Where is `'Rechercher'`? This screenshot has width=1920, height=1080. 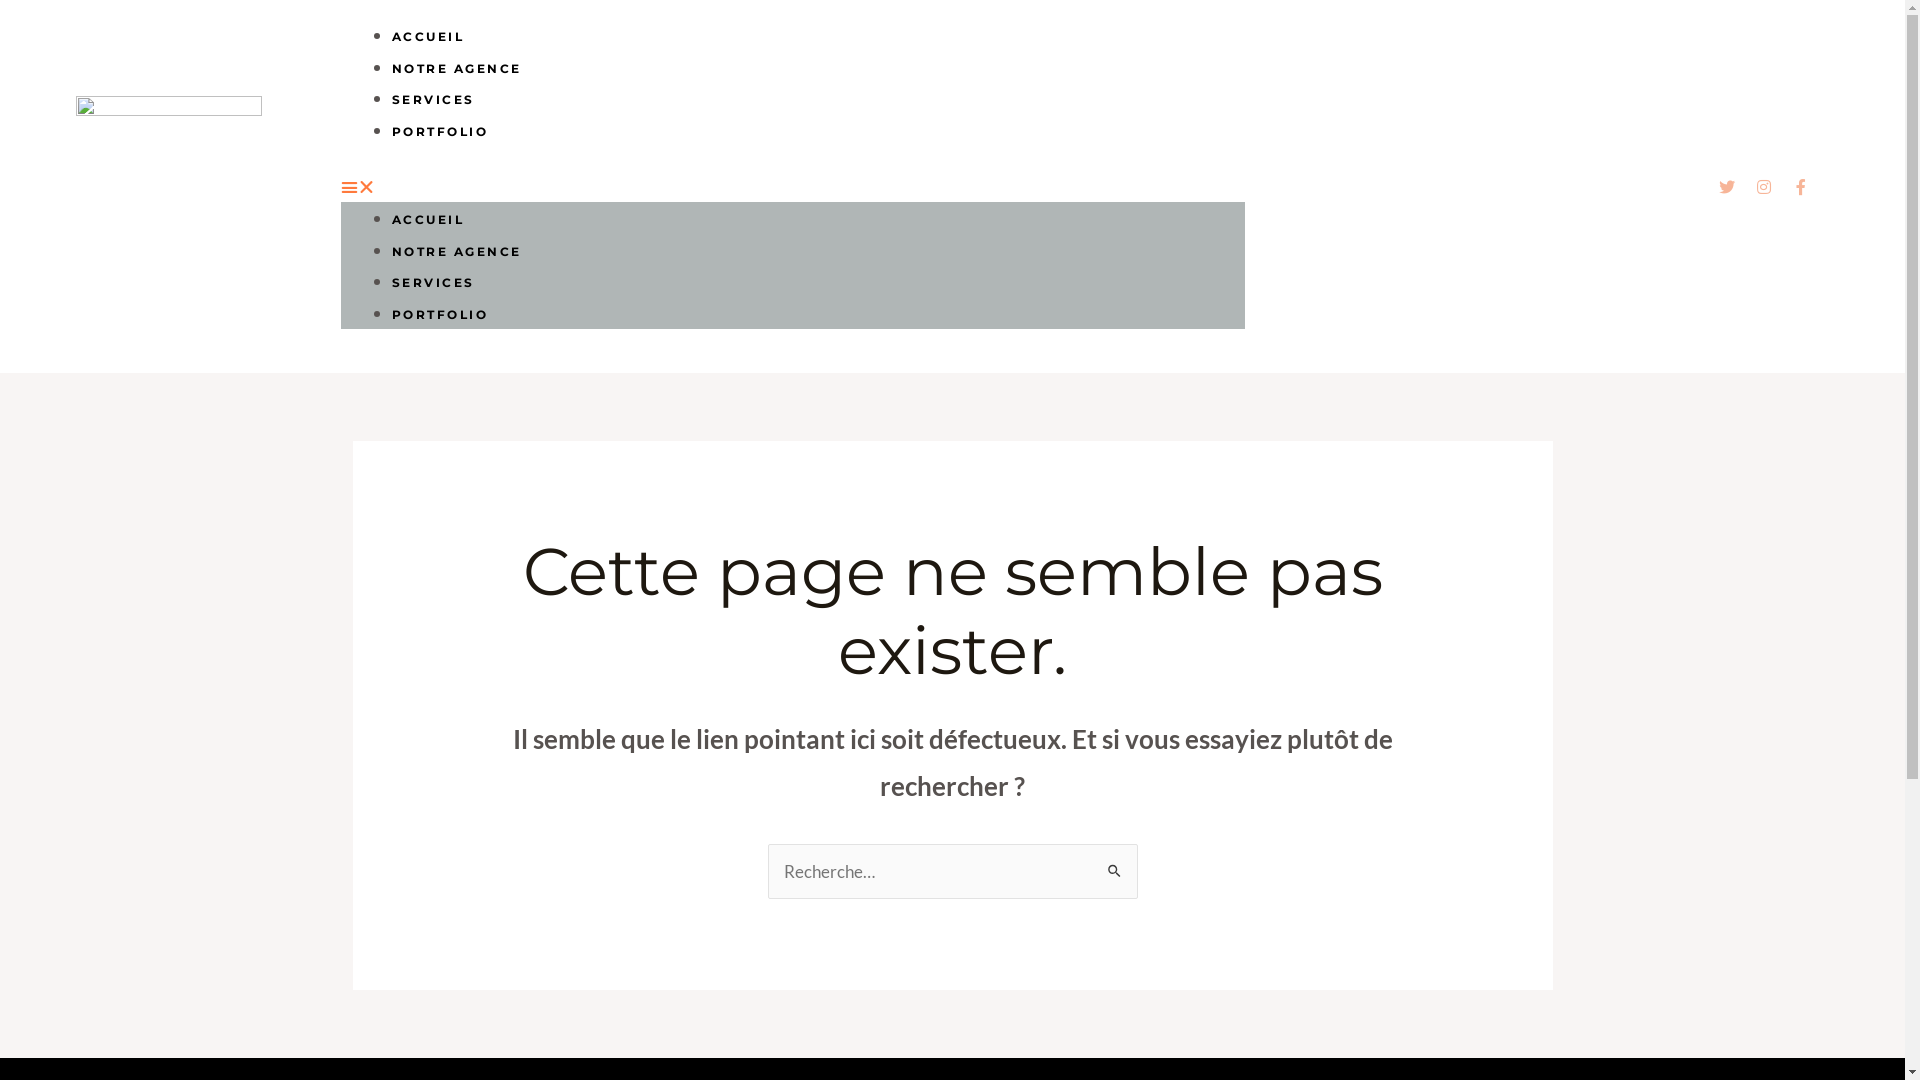 'Rechercher' is located at coordinates (1090, 863).